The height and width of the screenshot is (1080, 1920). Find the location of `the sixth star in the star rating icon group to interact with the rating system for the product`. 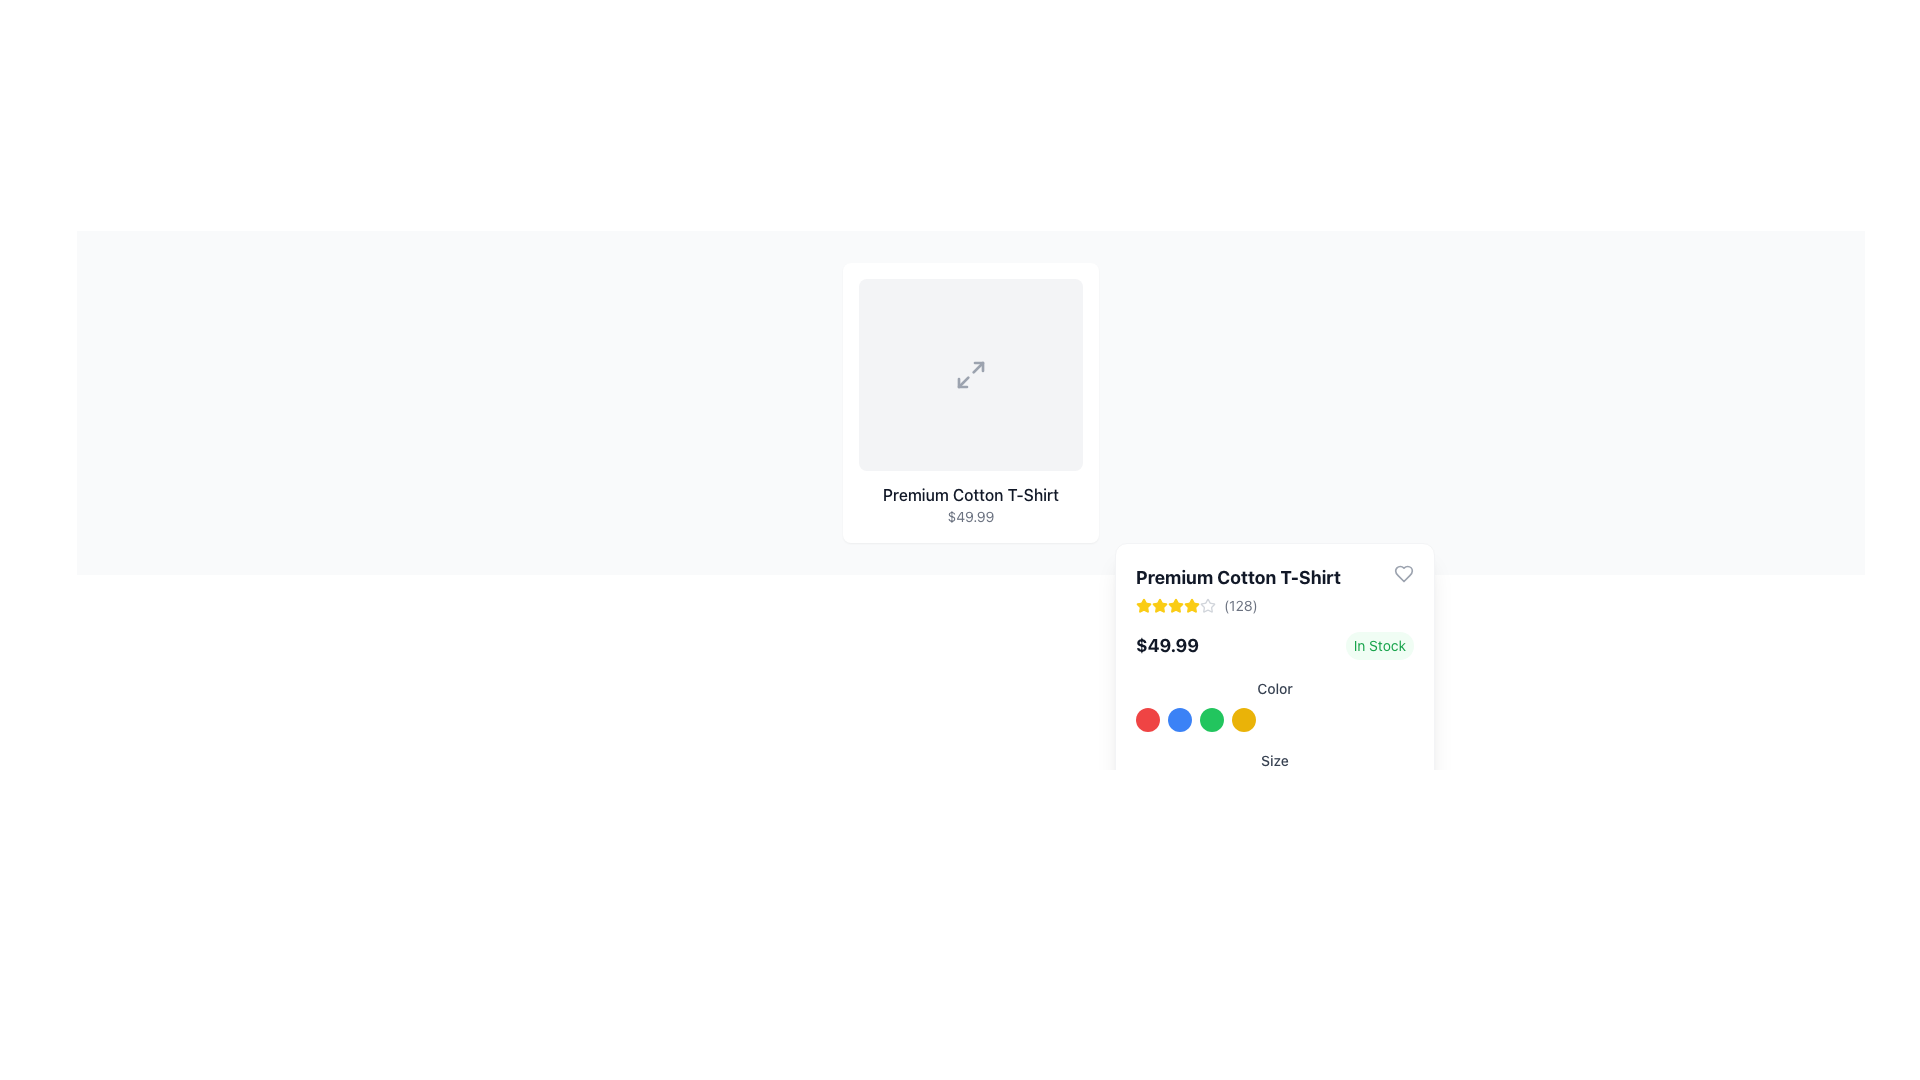

the sixth star in the star rating icon group to interact with the rating system for the product is located at coordinates (1191, 604).